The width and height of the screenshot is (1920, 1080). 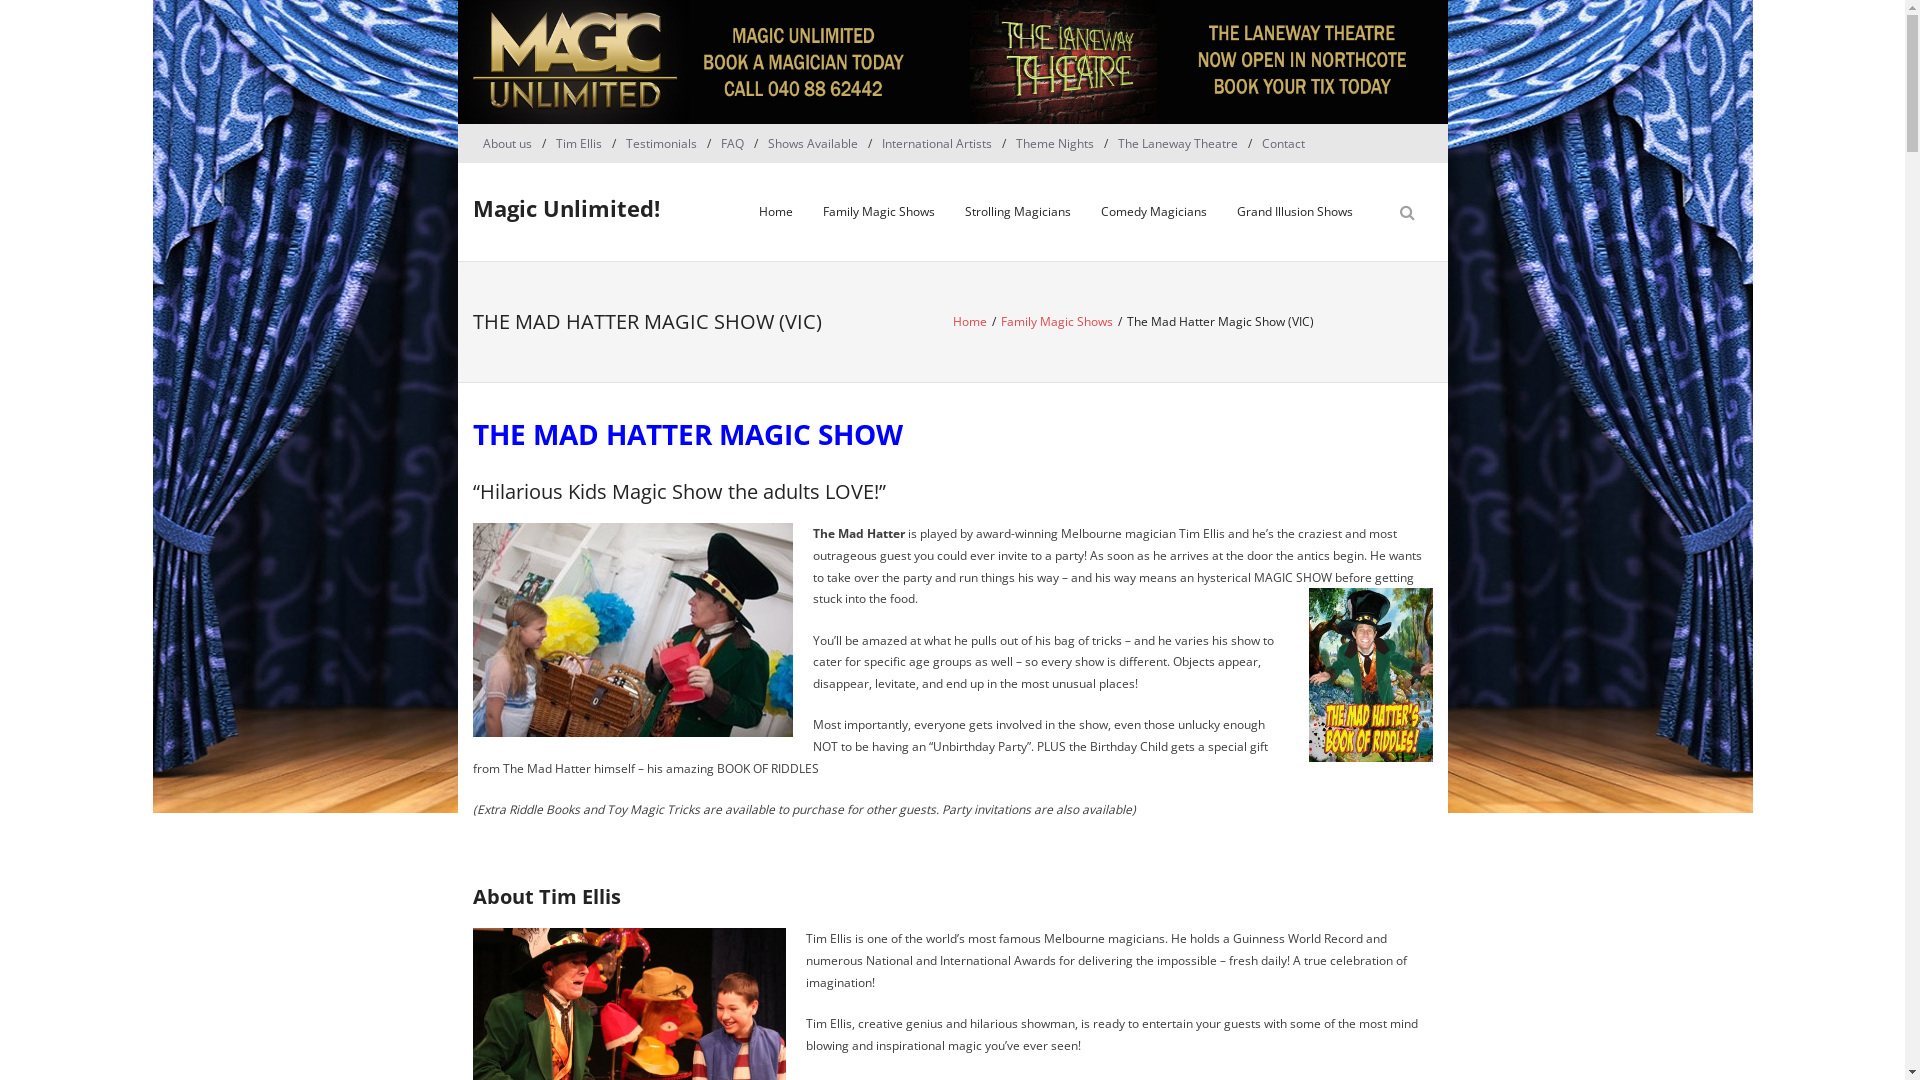 What do you see at coordinates (470, 142) in the screenshot?
I see `'About us'` at bounding box center [470, 142].